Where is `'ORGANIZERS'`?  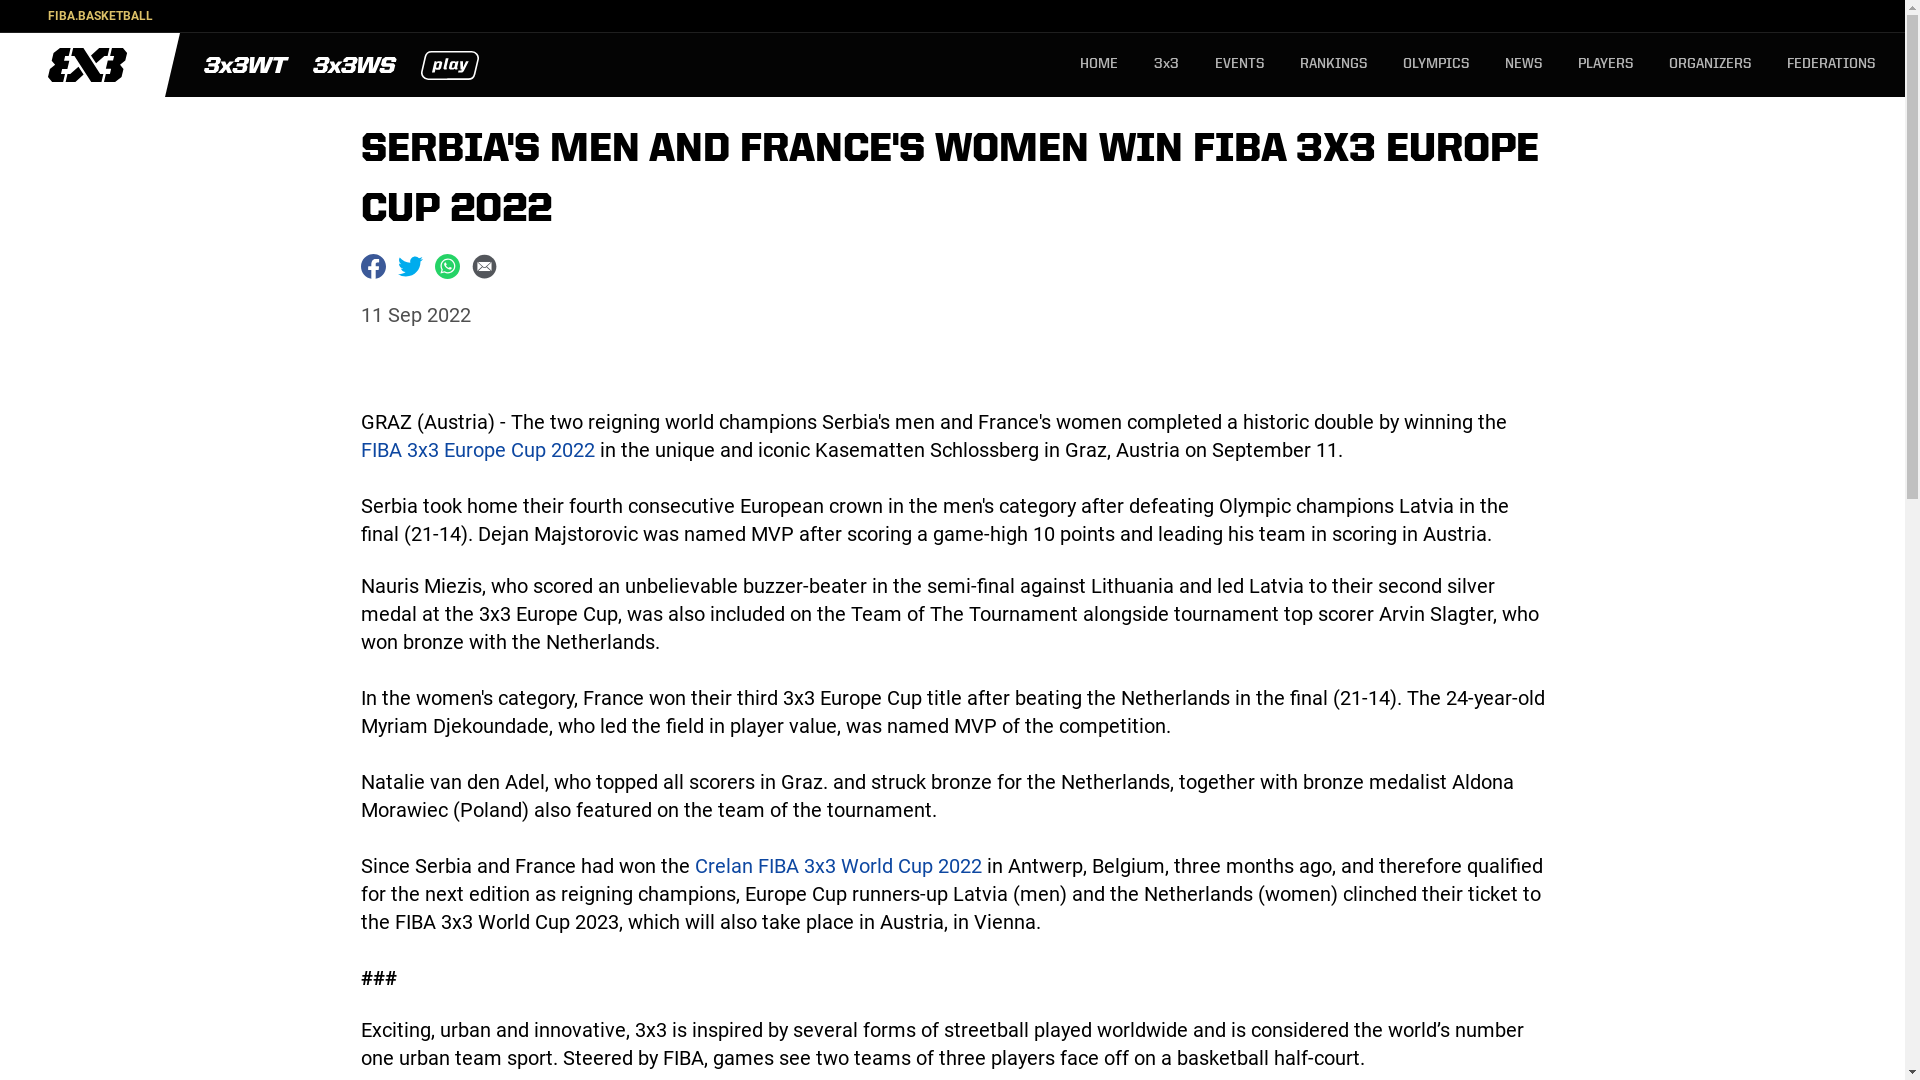
'ORGANIZERS' is located at coordinates (1708, 63).